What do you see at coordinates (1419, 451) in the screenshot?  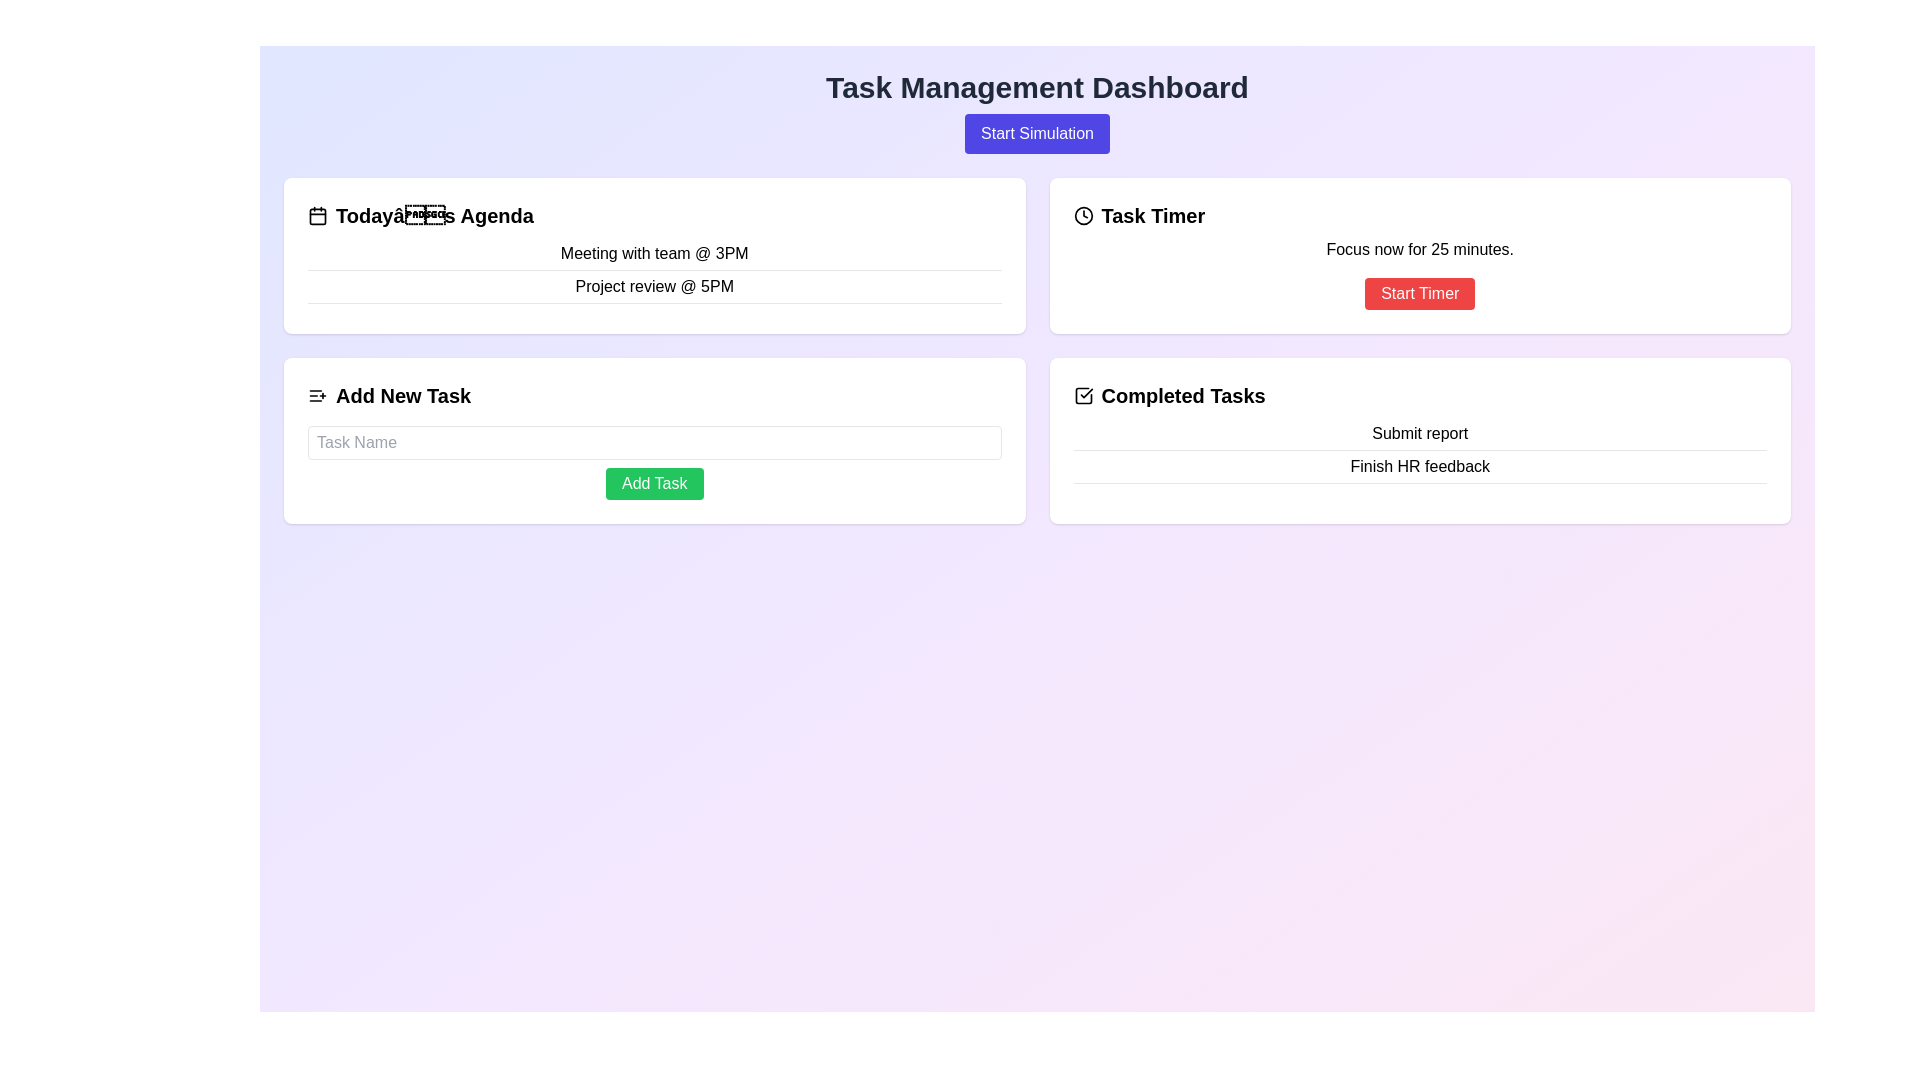 I see `the Task list component located under the 'Completed Tasks' section on the right-hand side of the interface by moving the cursor to its center point` at bounding box center [1419, 451].